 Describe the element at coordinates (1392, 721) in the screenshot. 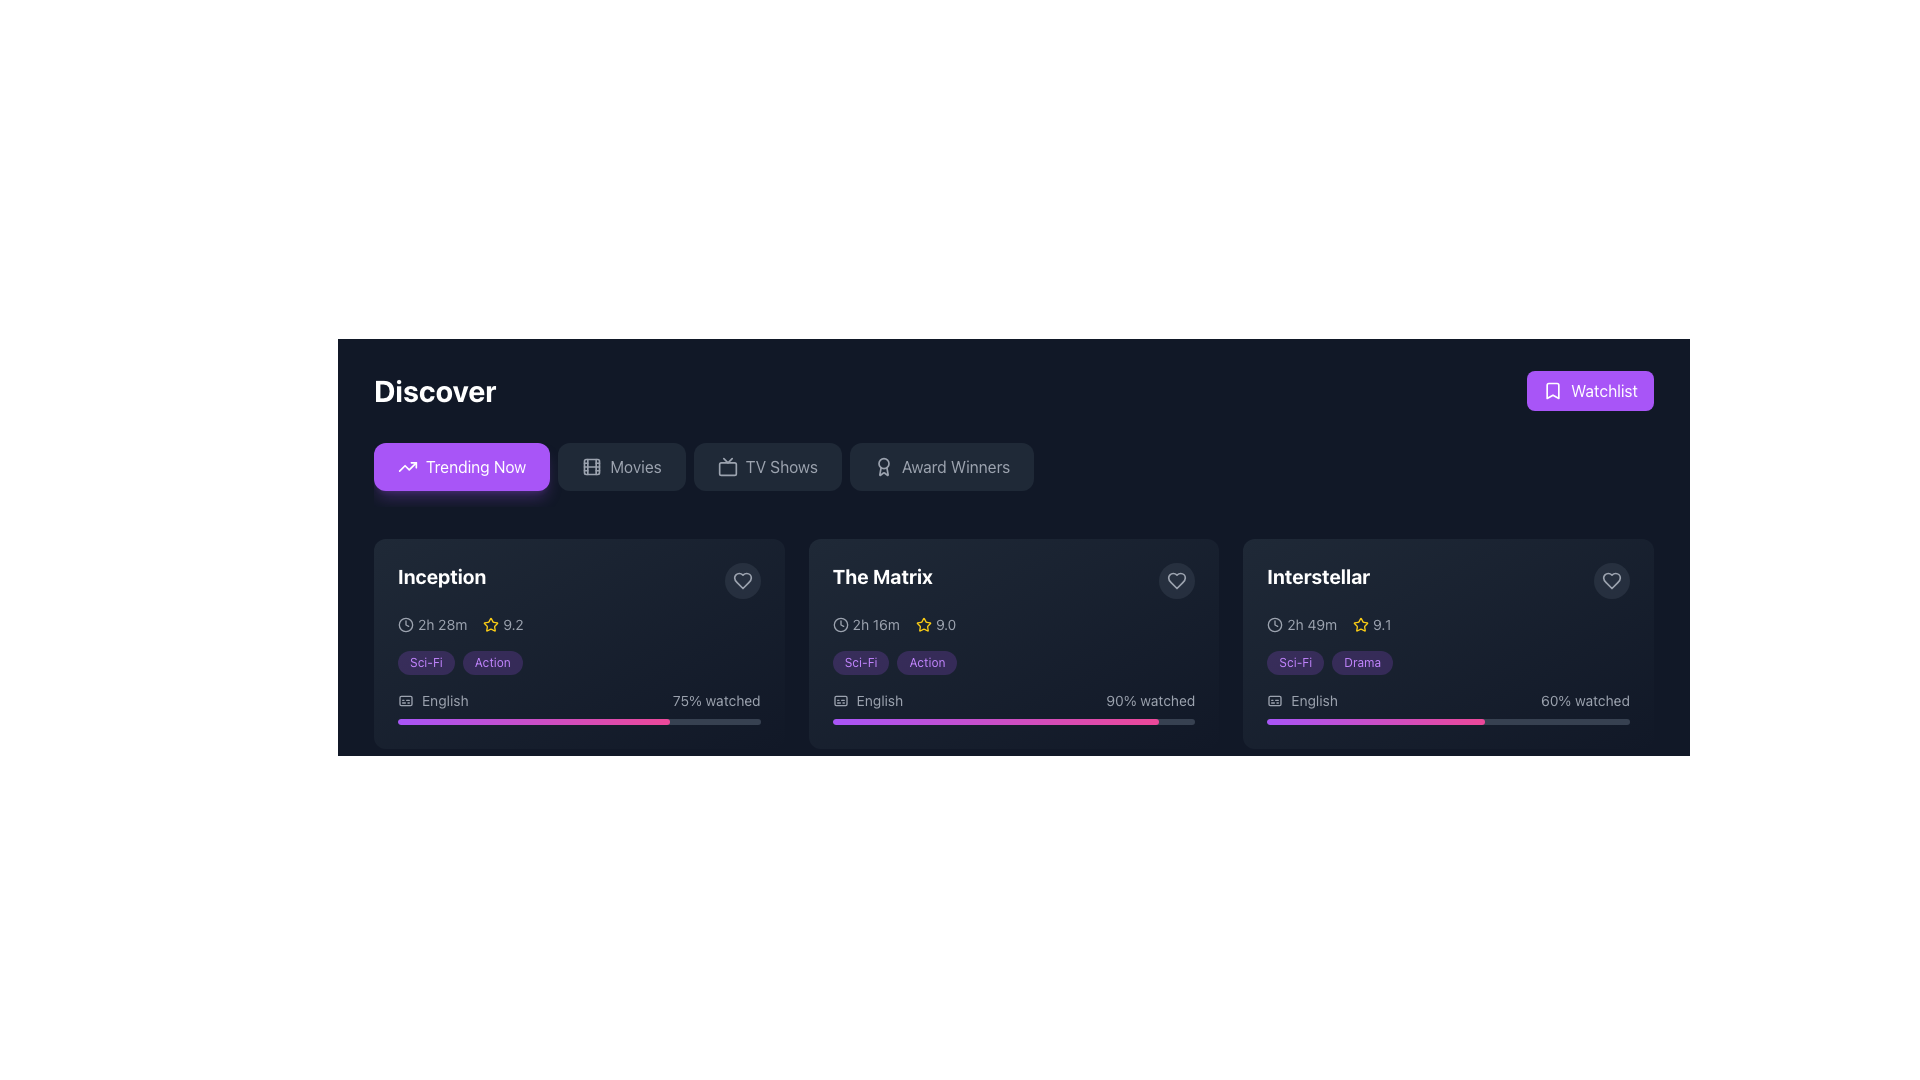

I see `watched progress` at that location.